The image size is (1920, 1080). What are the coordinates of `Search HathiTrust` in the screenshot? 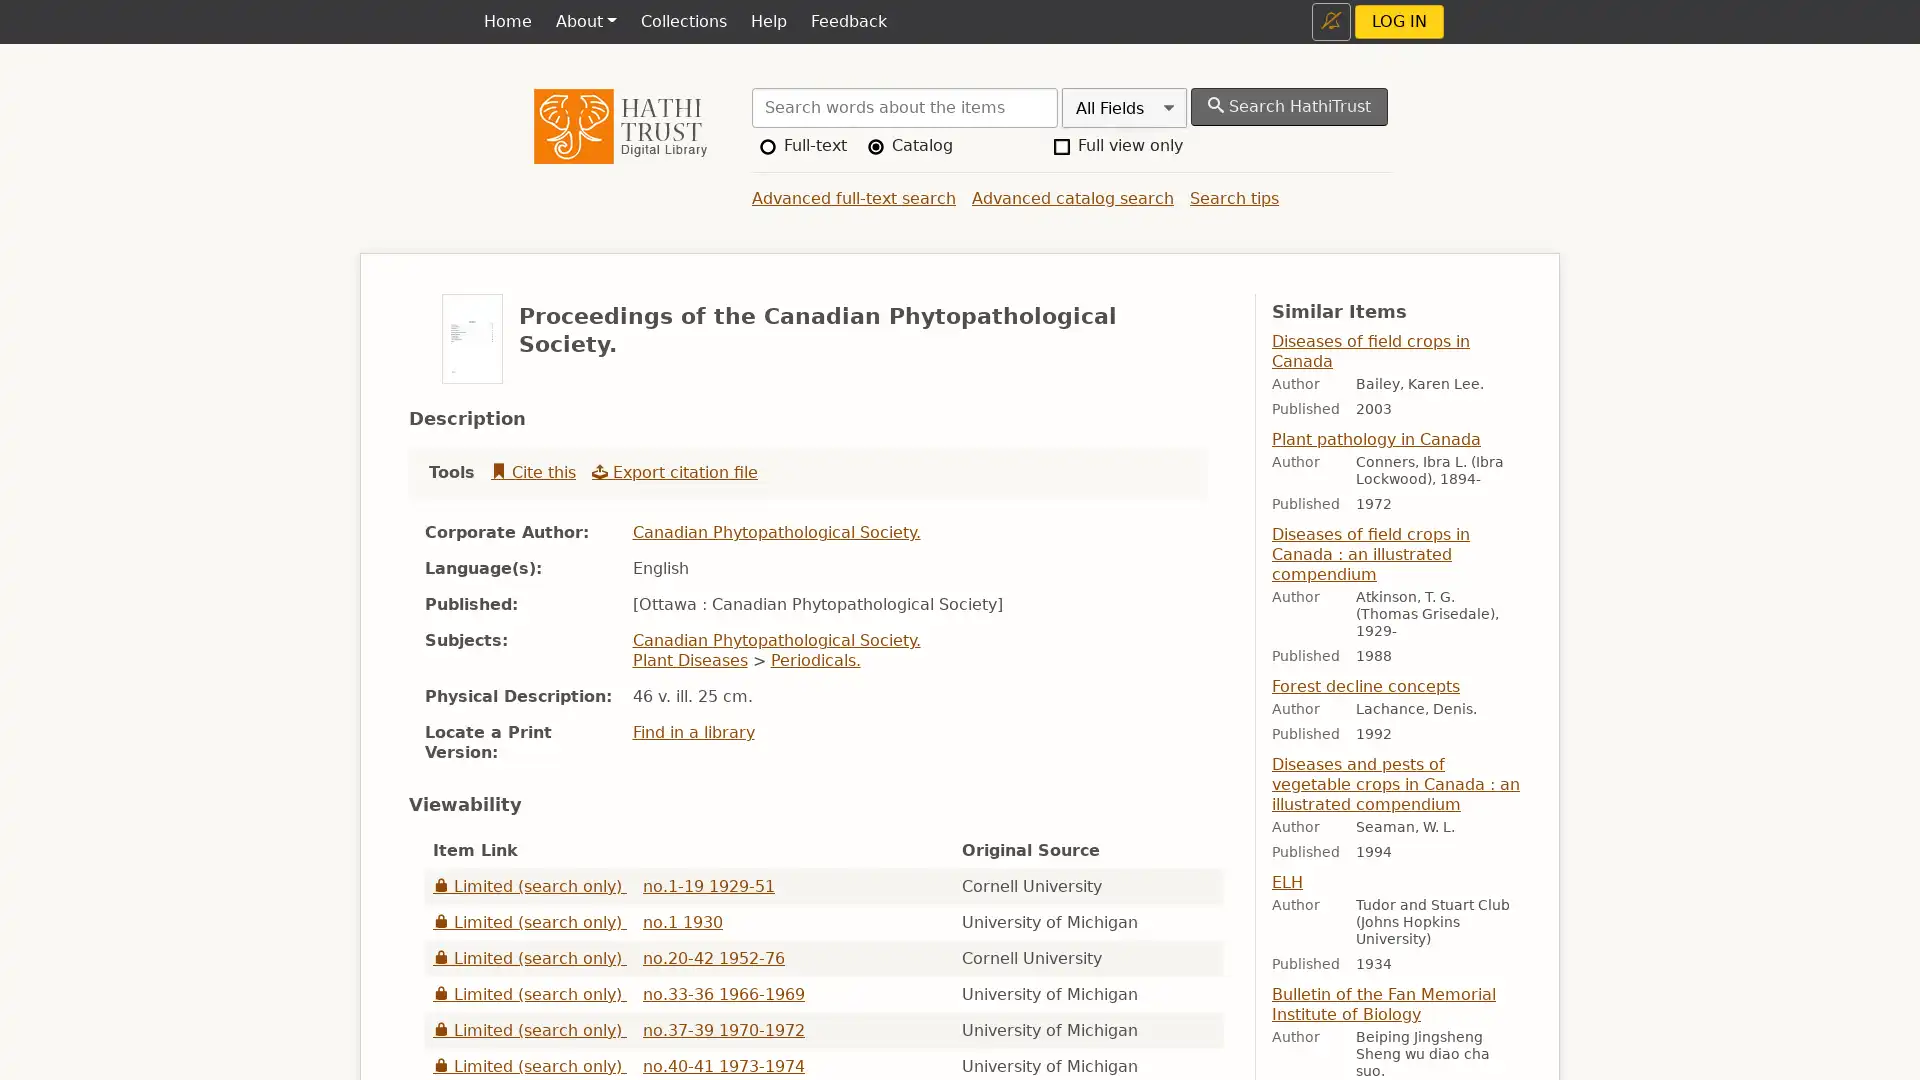 It's located at (1289, 107).